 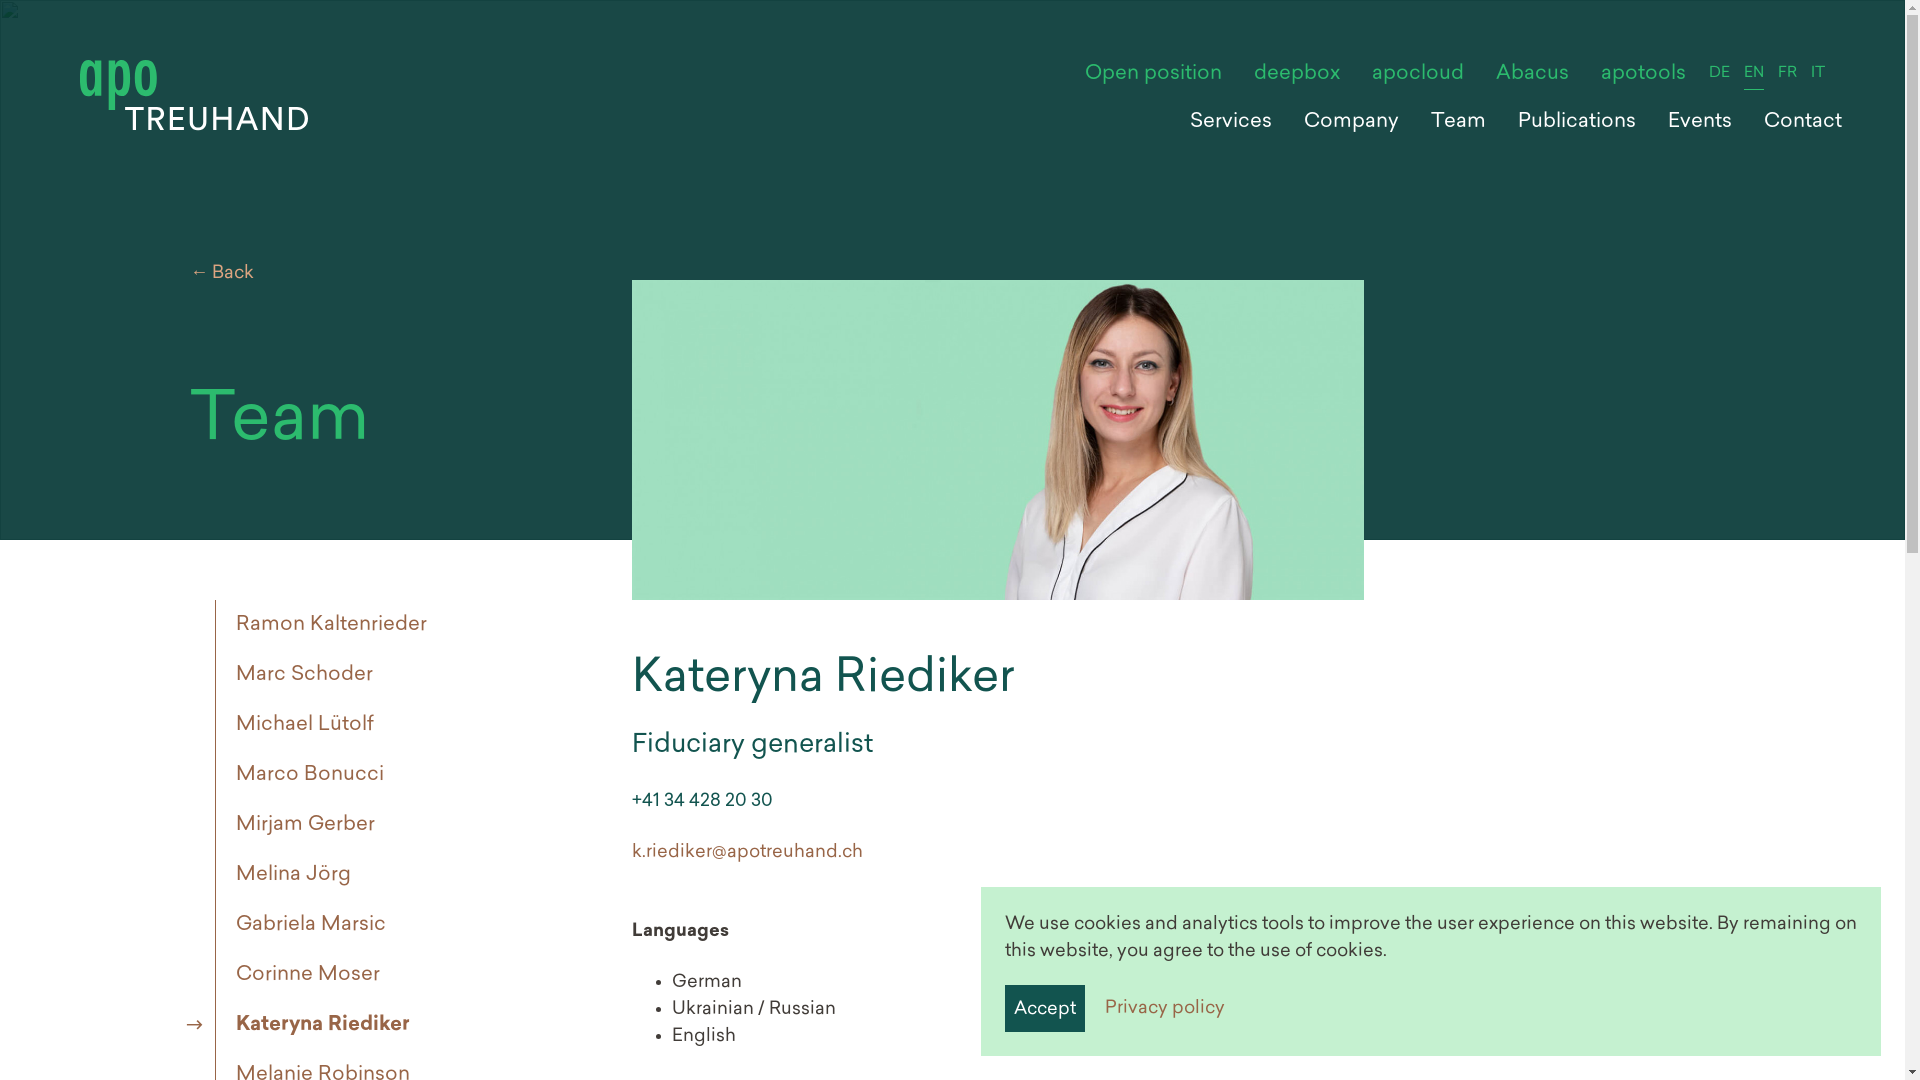 What do you see at coordinates (1752, 72) in the screenshot?
I see `'EN'` at bounding box center [1752, 72].